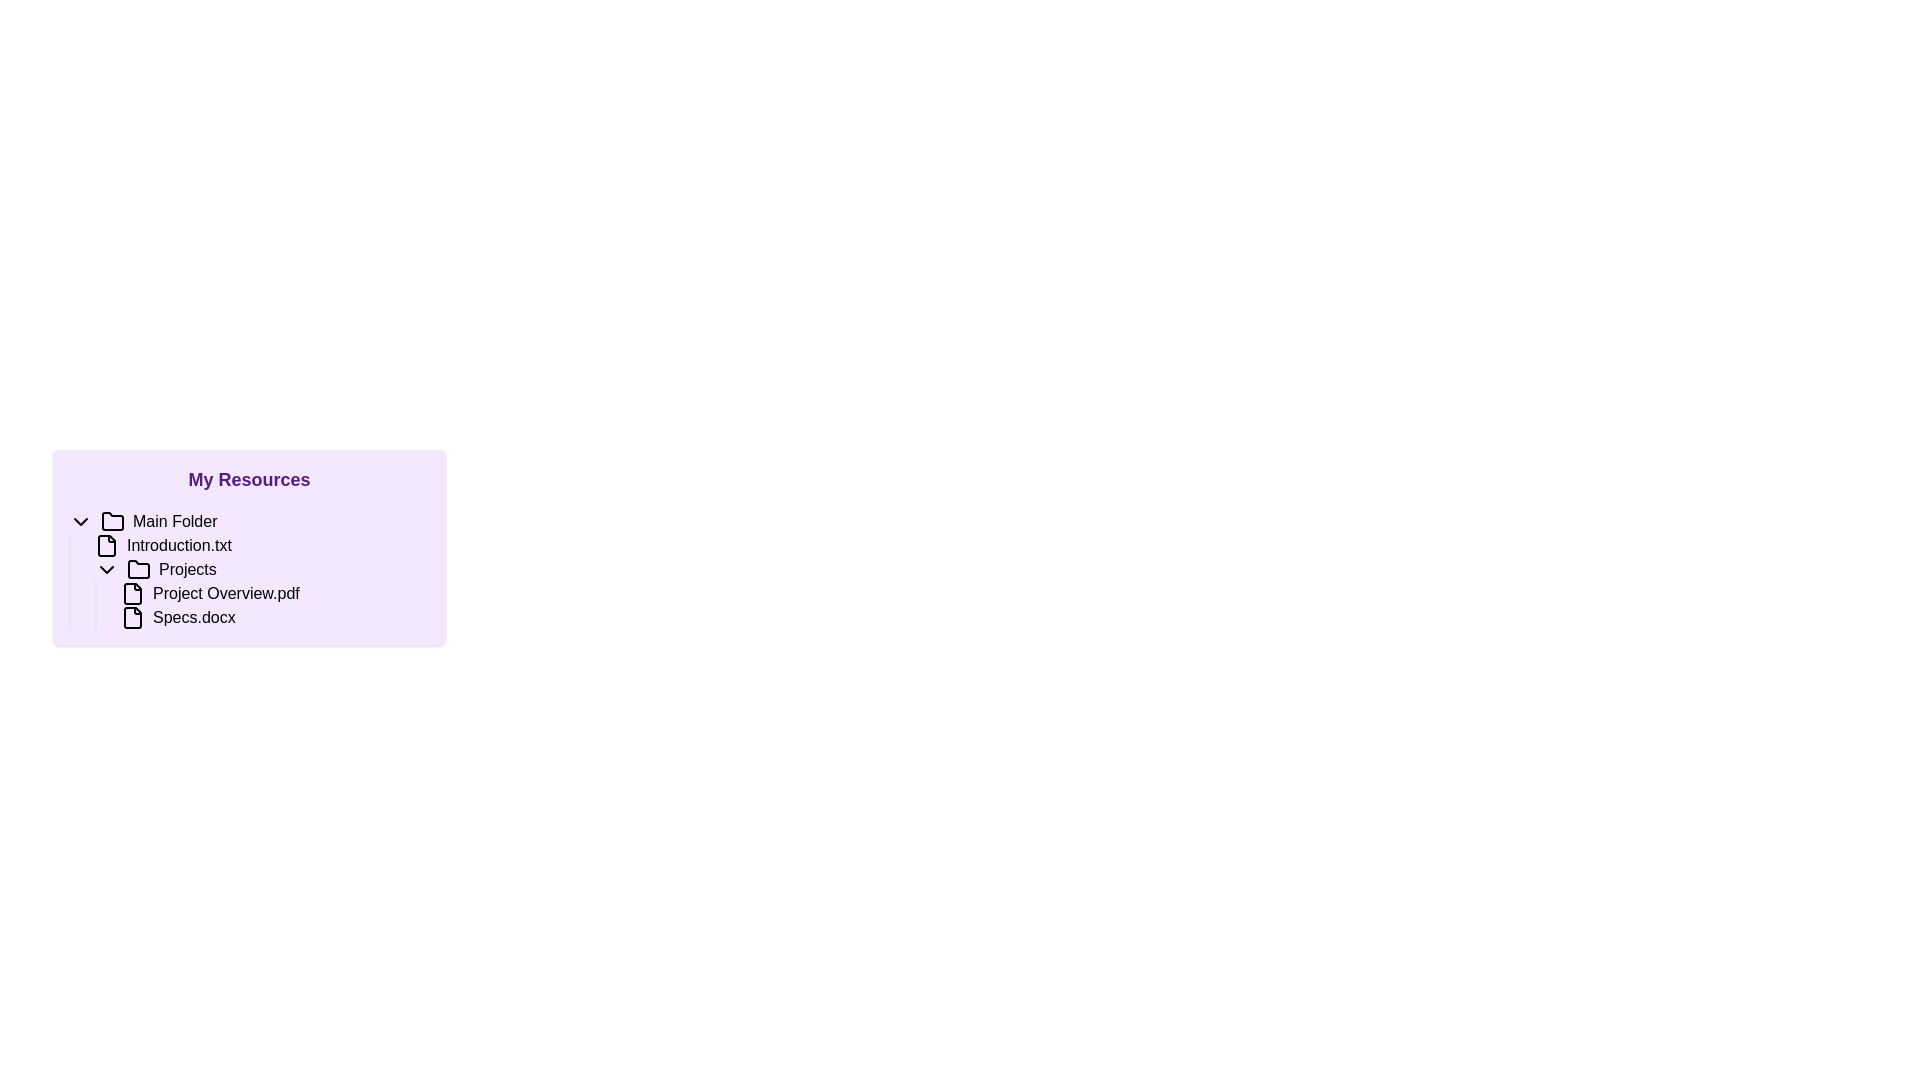 This screenshot has height=1080, width=1920. I want to click on the red file document icon representing 'Specs.docx' located at the bottom of the 'My Resources' list, so click(132, 616).